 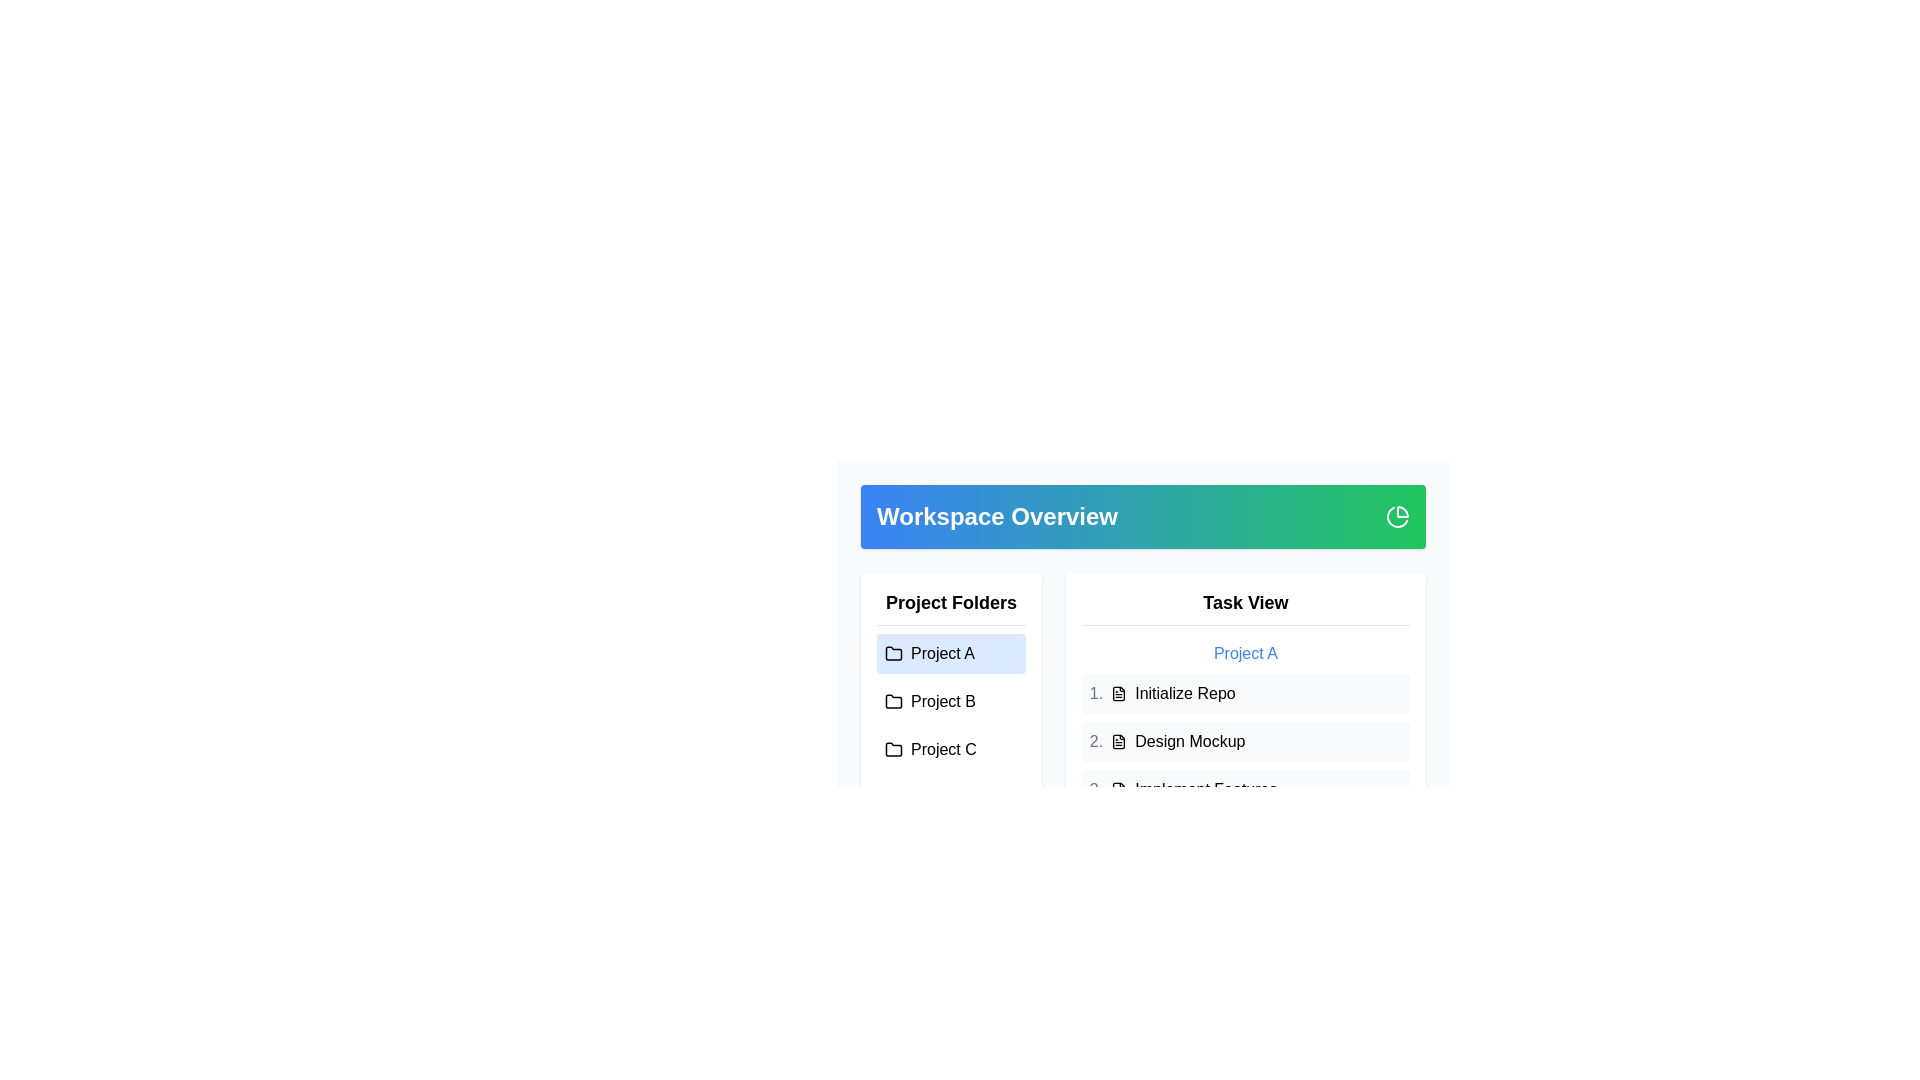 I want to click on the step indicator label for the first task in the 'Task View' list, which is located to the left of the text 'Initialize Repo', so click(x=1095, y=693).